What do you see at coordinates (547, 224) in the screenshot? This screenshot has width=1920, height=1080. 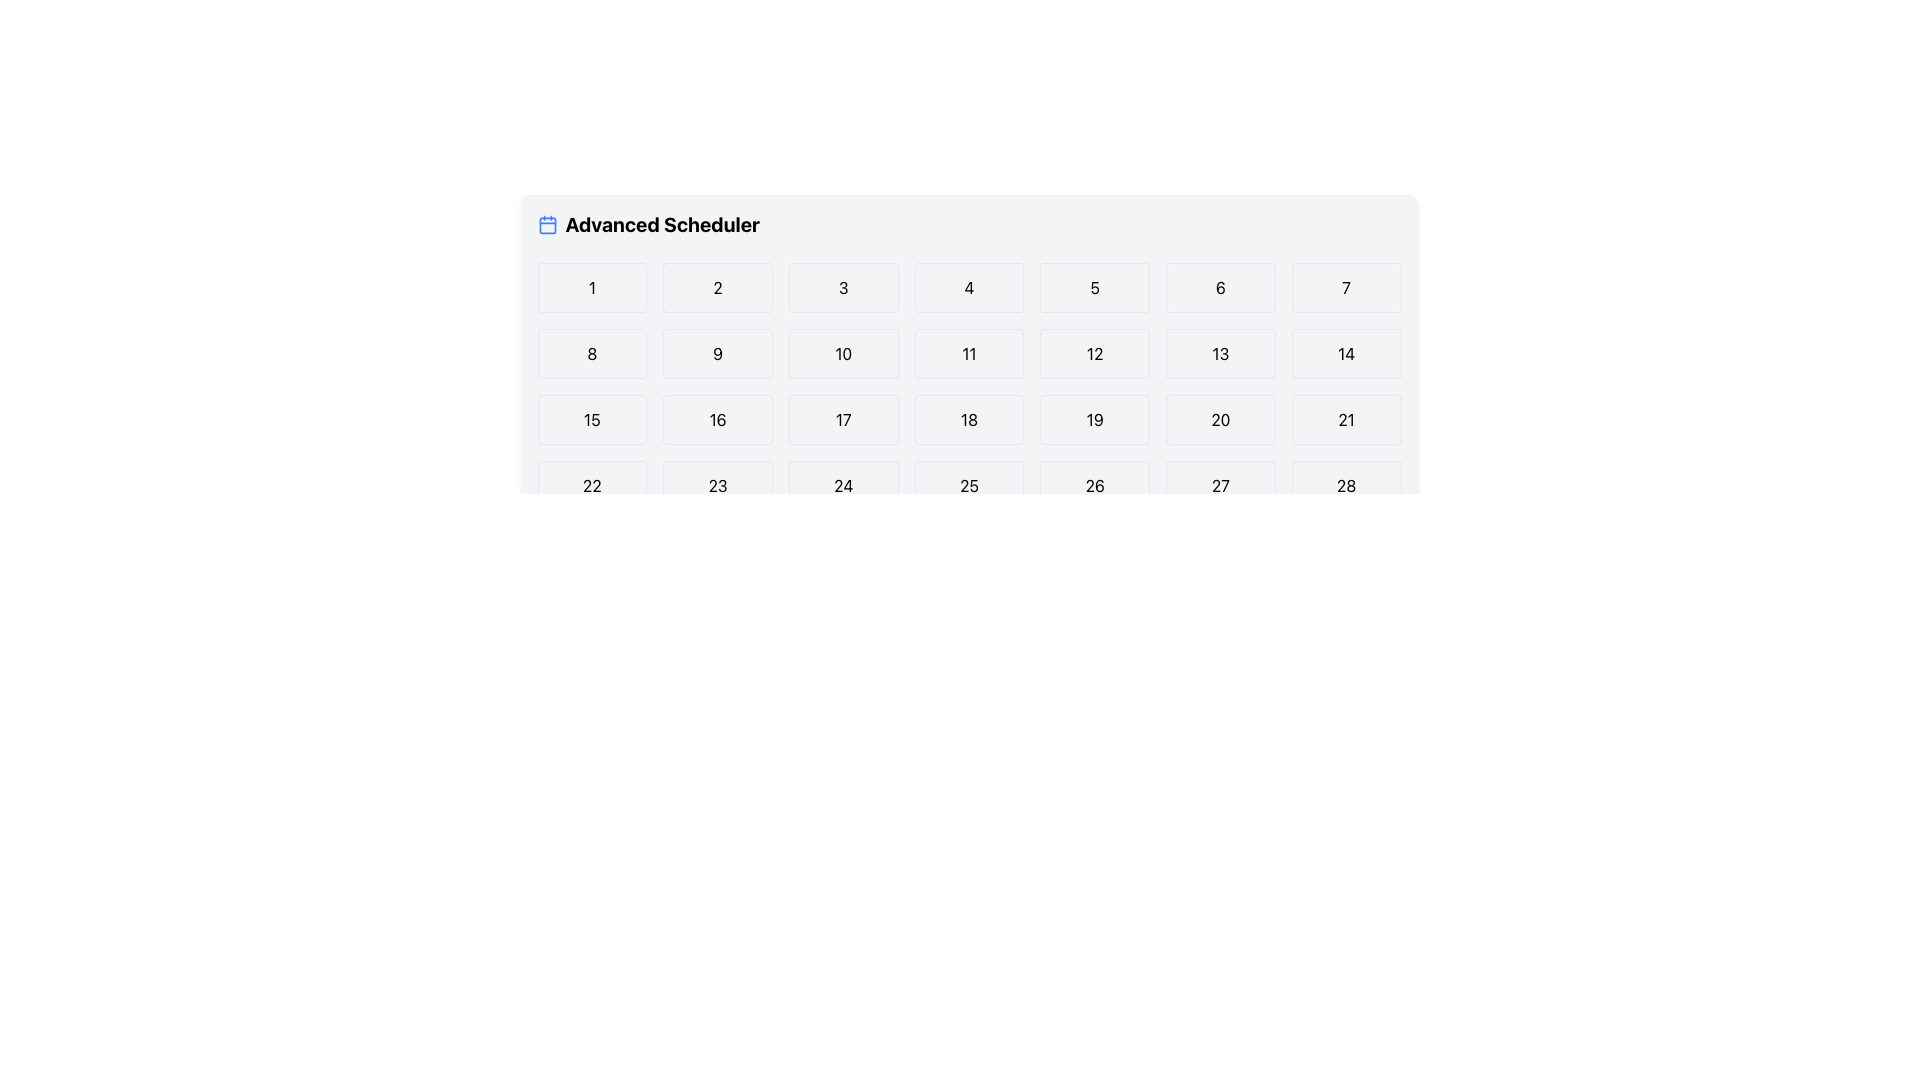 I see `the small, blue-outlined calendar icon located` at bounding box center [547, 224].